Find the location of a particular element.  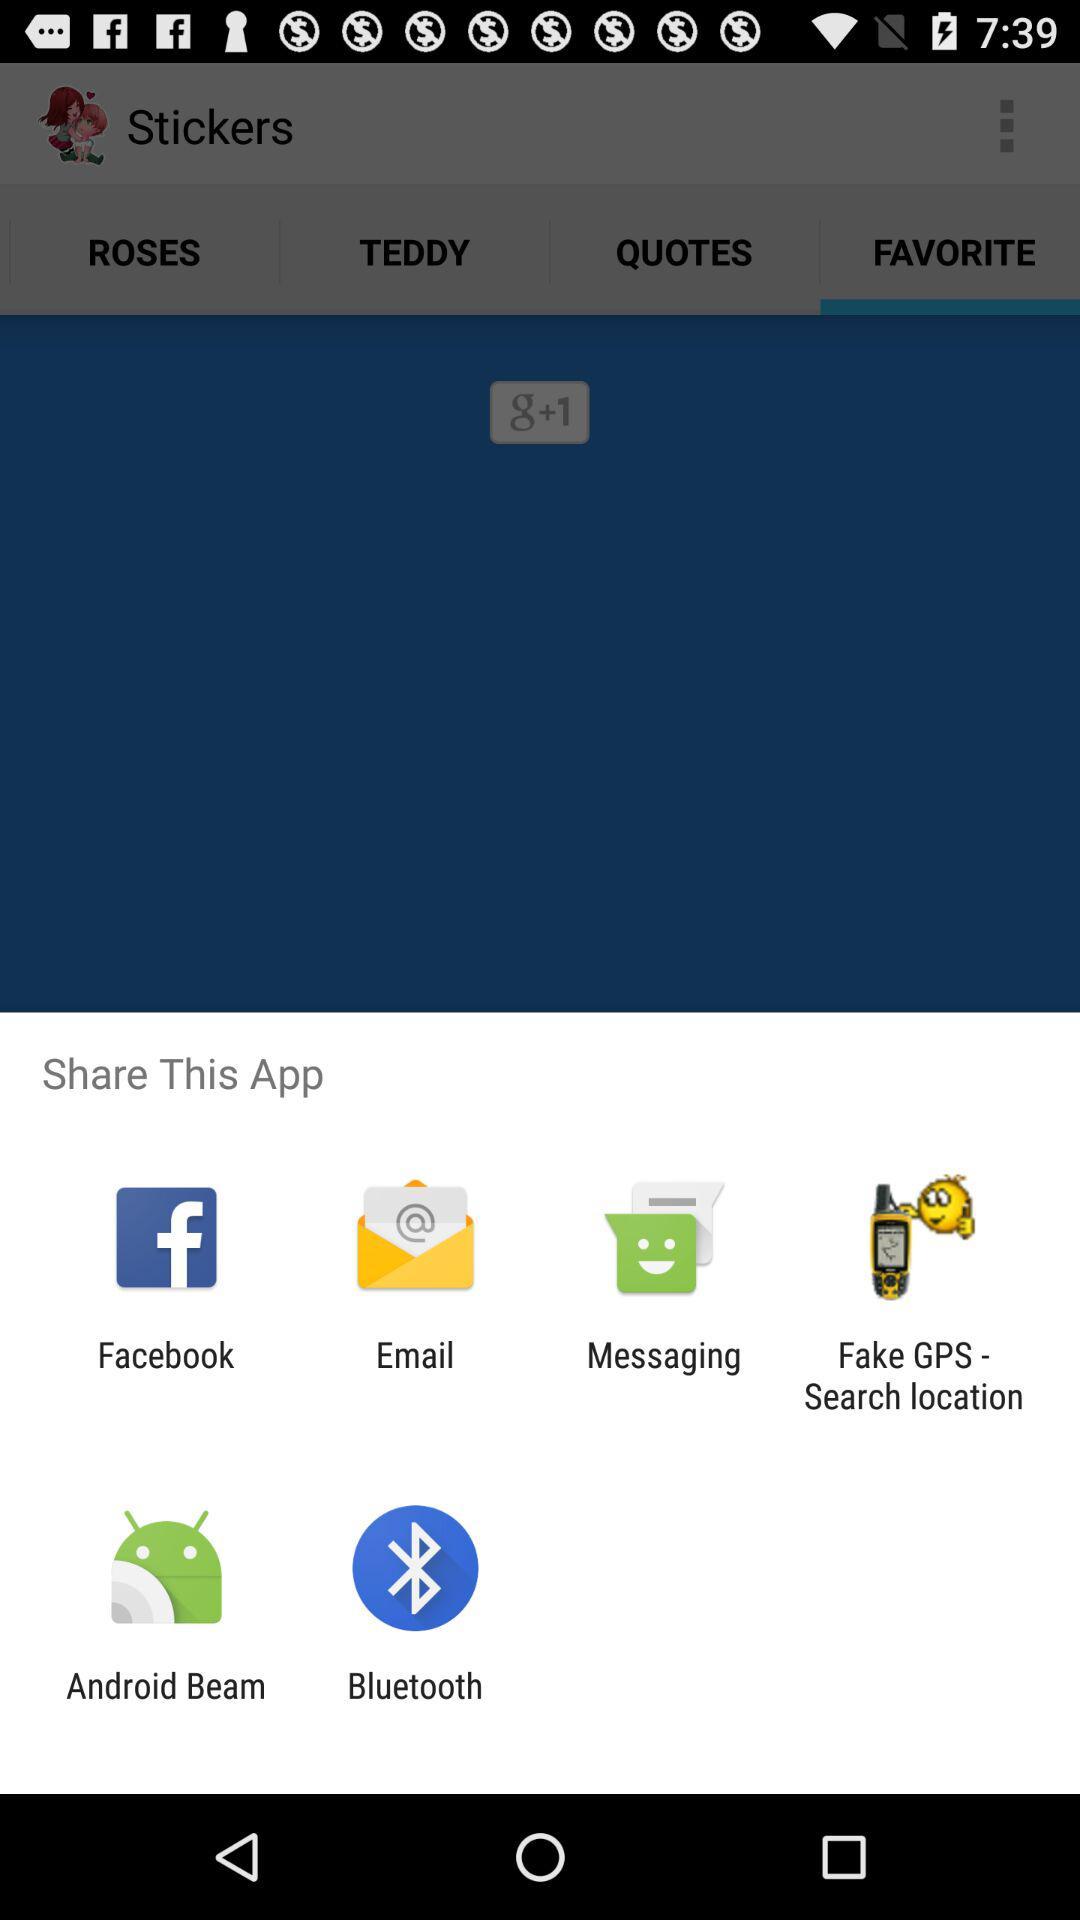

messaging is located at coordinates (664, 1374).